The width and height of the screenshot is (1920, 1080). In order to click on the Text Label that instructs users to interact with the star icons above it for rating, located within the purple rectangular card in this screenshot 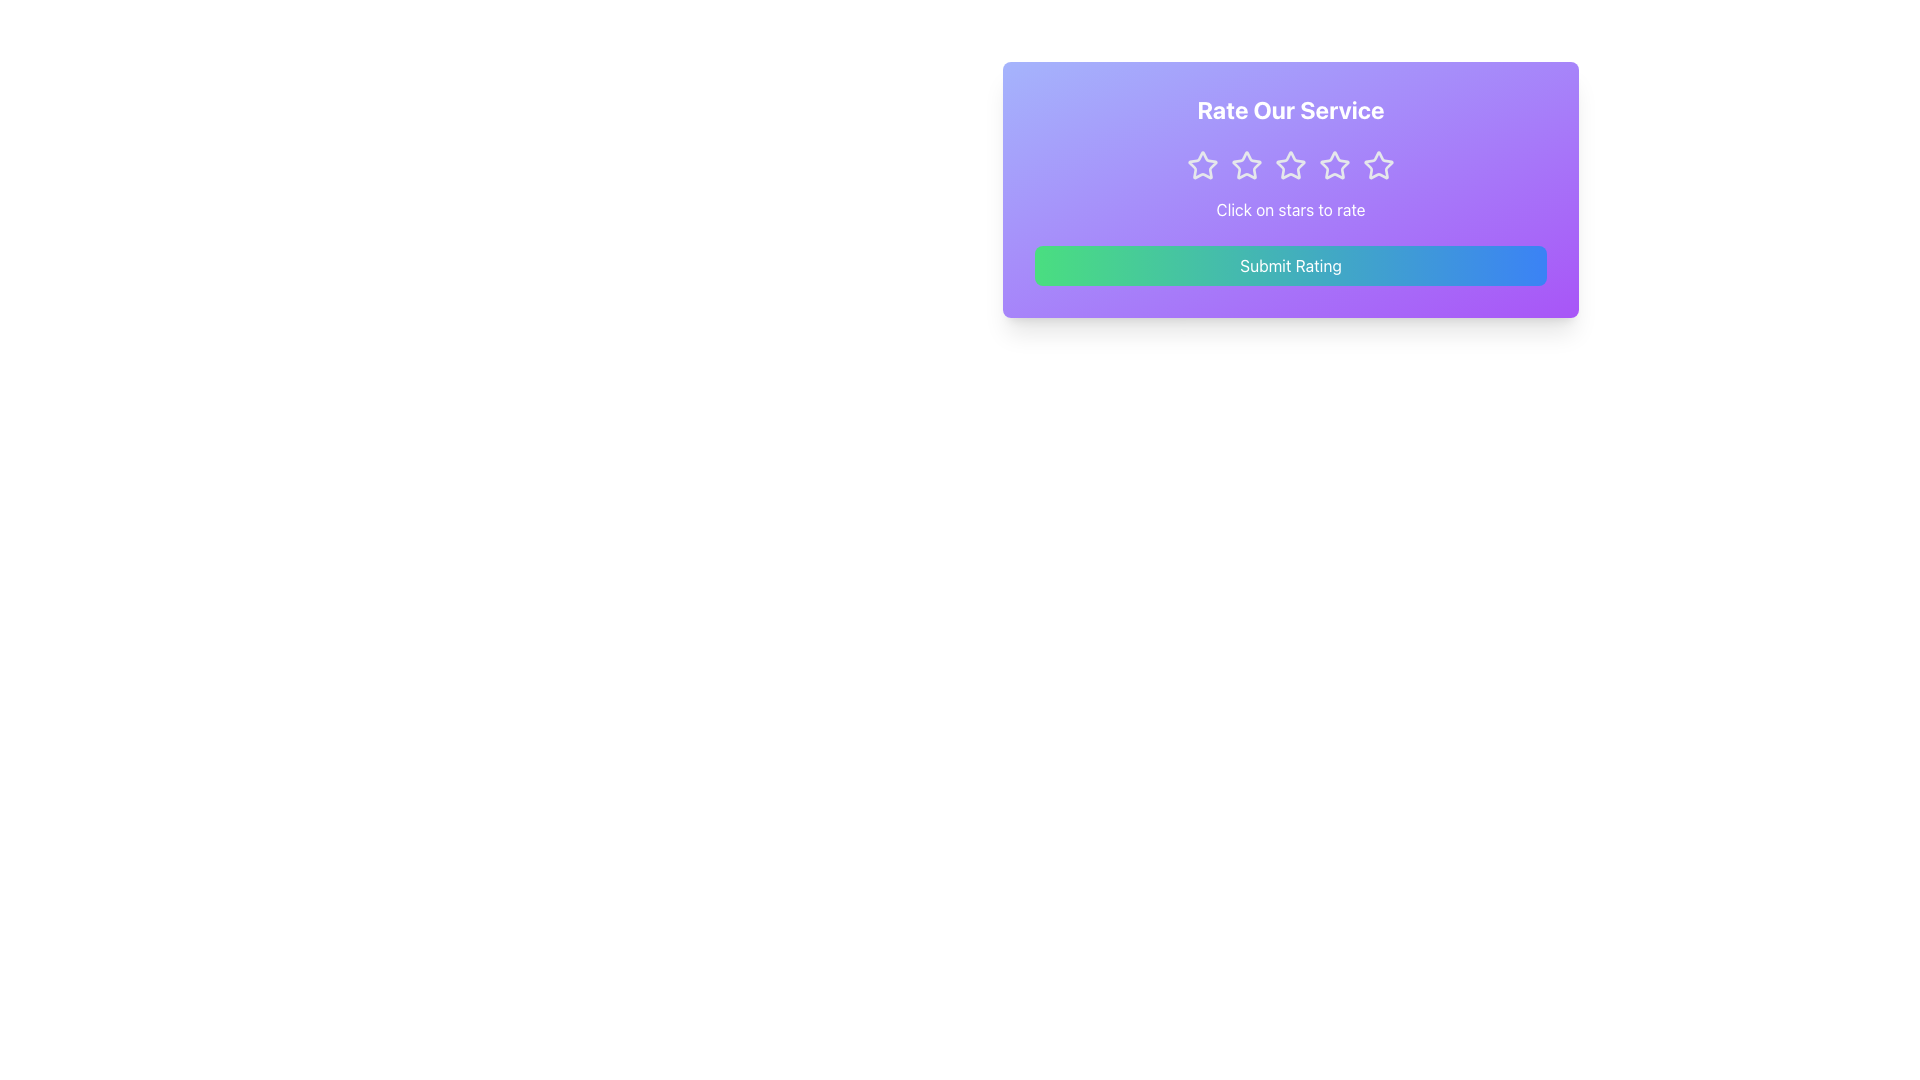, I will do `click(1291, 209)`.